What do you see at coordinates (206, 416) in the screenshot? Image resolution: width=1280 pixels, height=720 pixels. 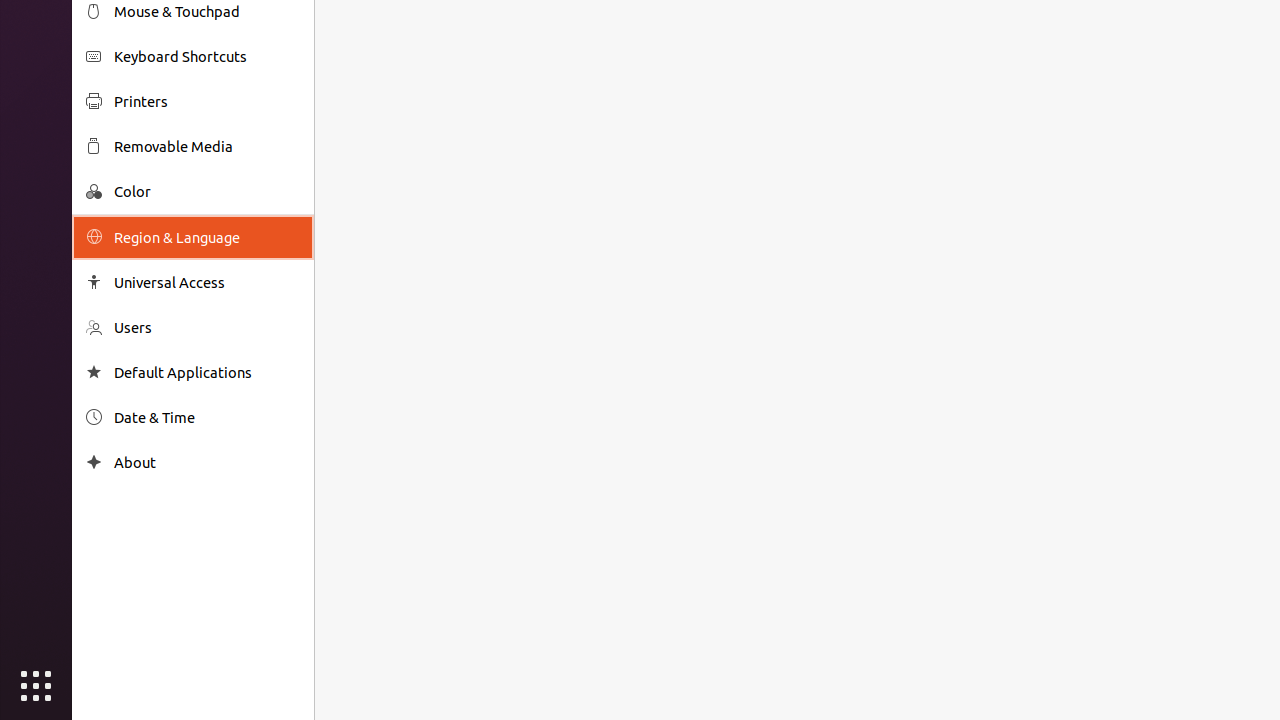 I see `'Date & Time'` at bounding box center [206, 416].